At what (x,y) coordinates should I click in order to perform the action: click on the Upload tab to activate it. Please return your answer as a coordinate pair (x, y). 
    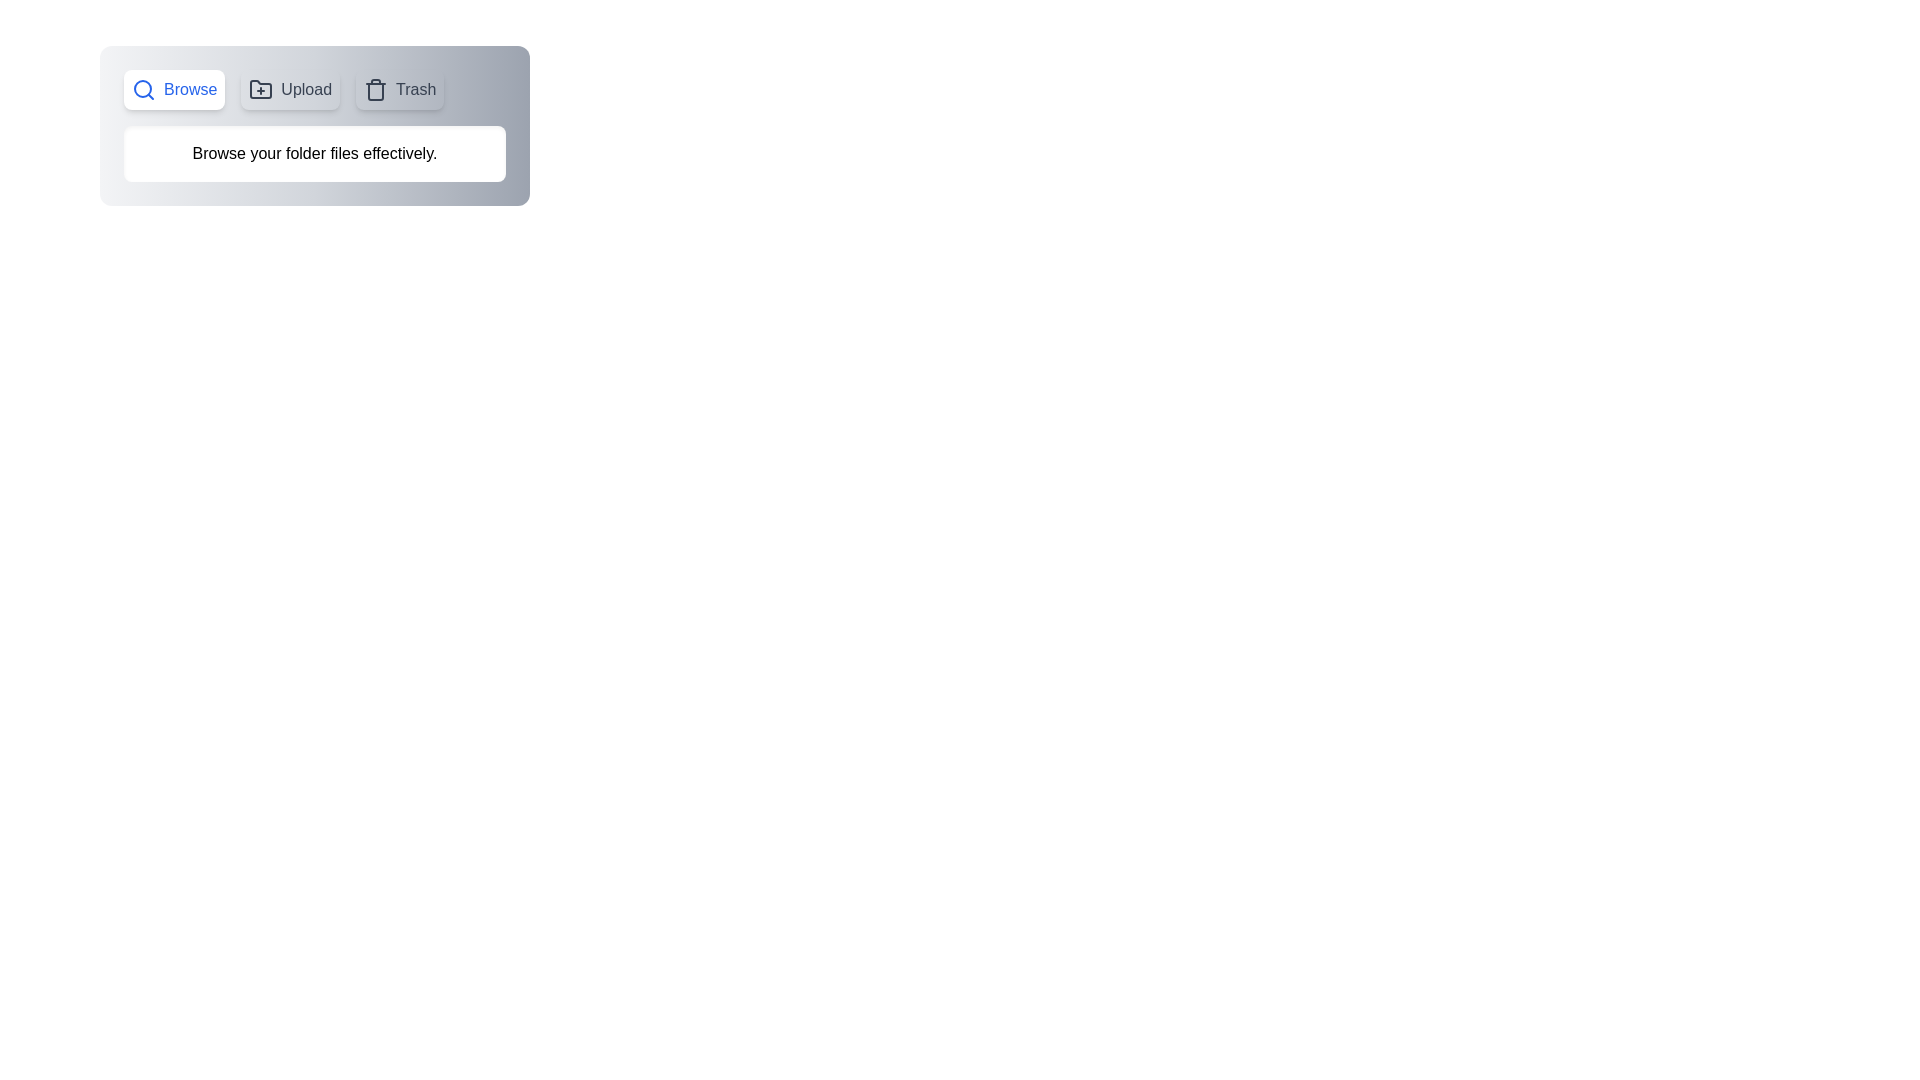
    Looking at the image, I should click on (289, 88).